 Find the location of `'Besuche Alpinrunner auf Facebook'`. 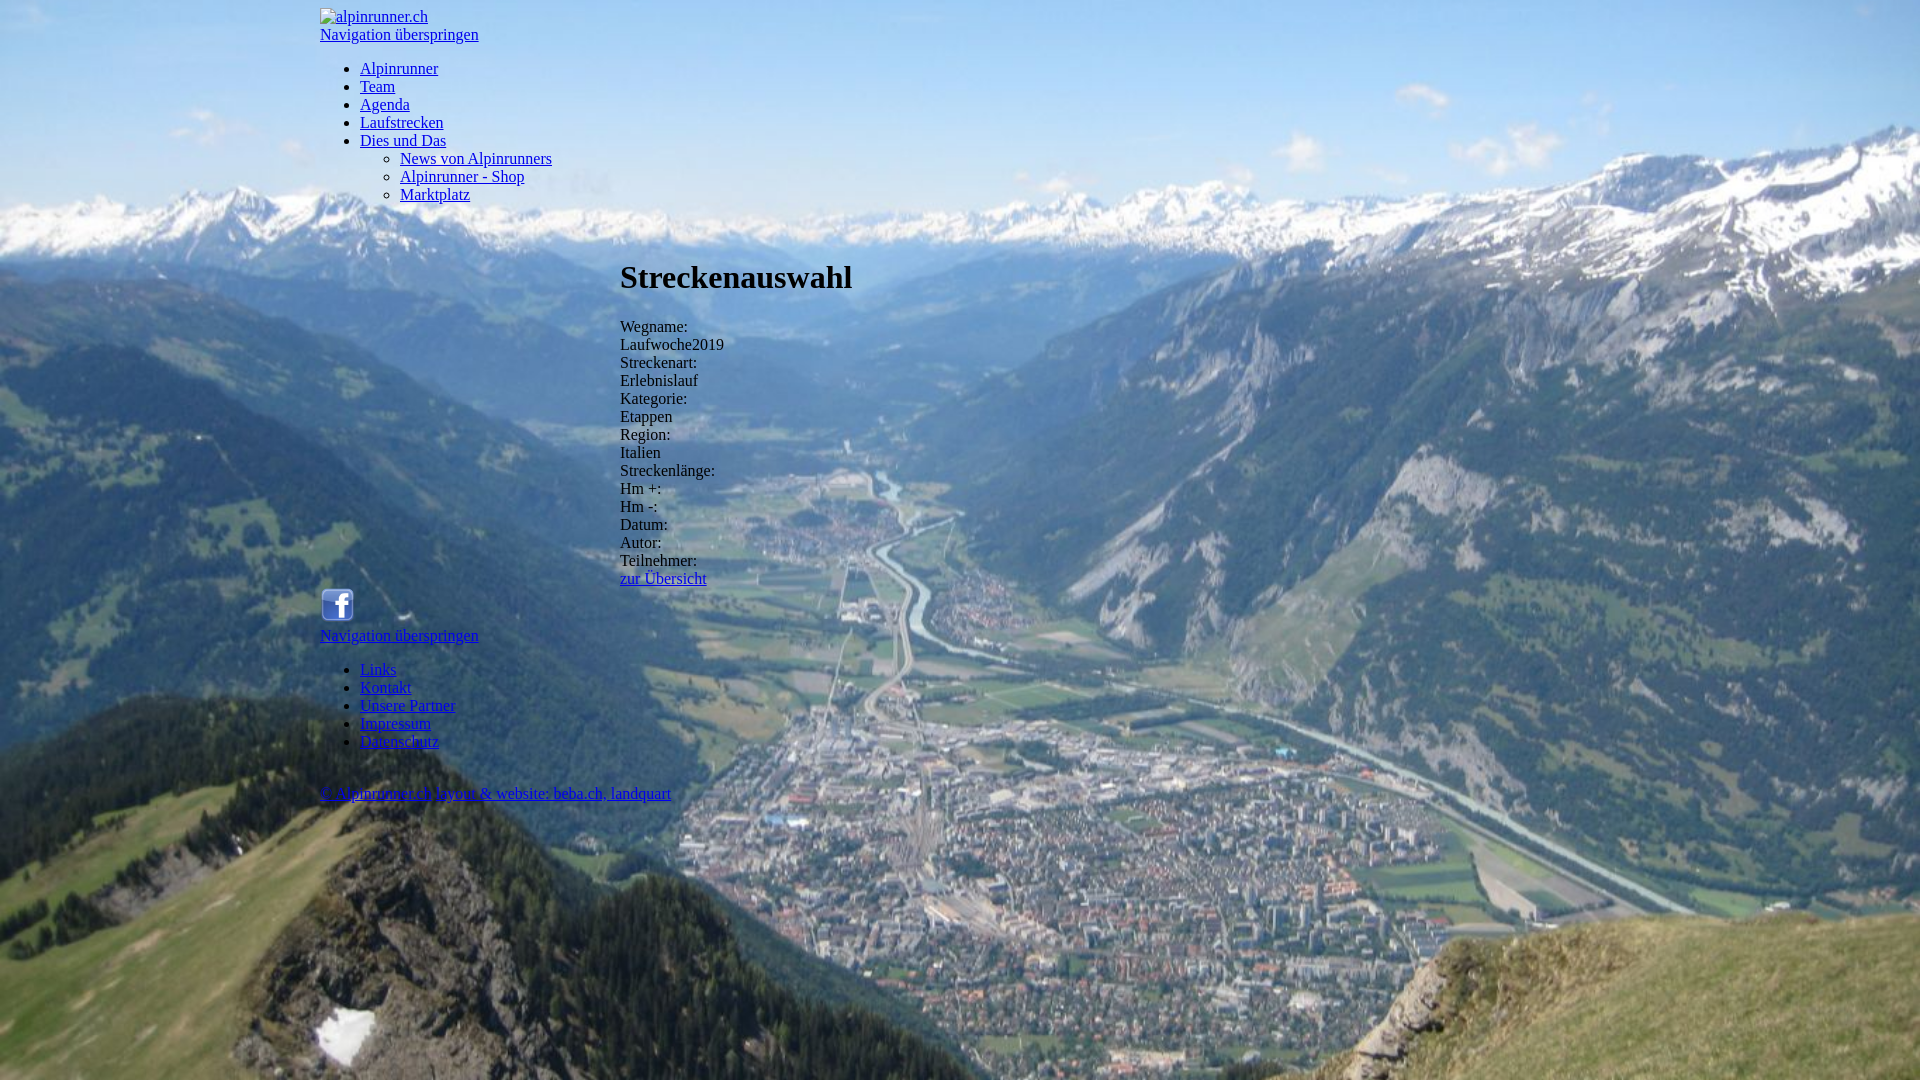

'Besuche Alpinrunner auf Facebook' is located at coordinates (320, 616).